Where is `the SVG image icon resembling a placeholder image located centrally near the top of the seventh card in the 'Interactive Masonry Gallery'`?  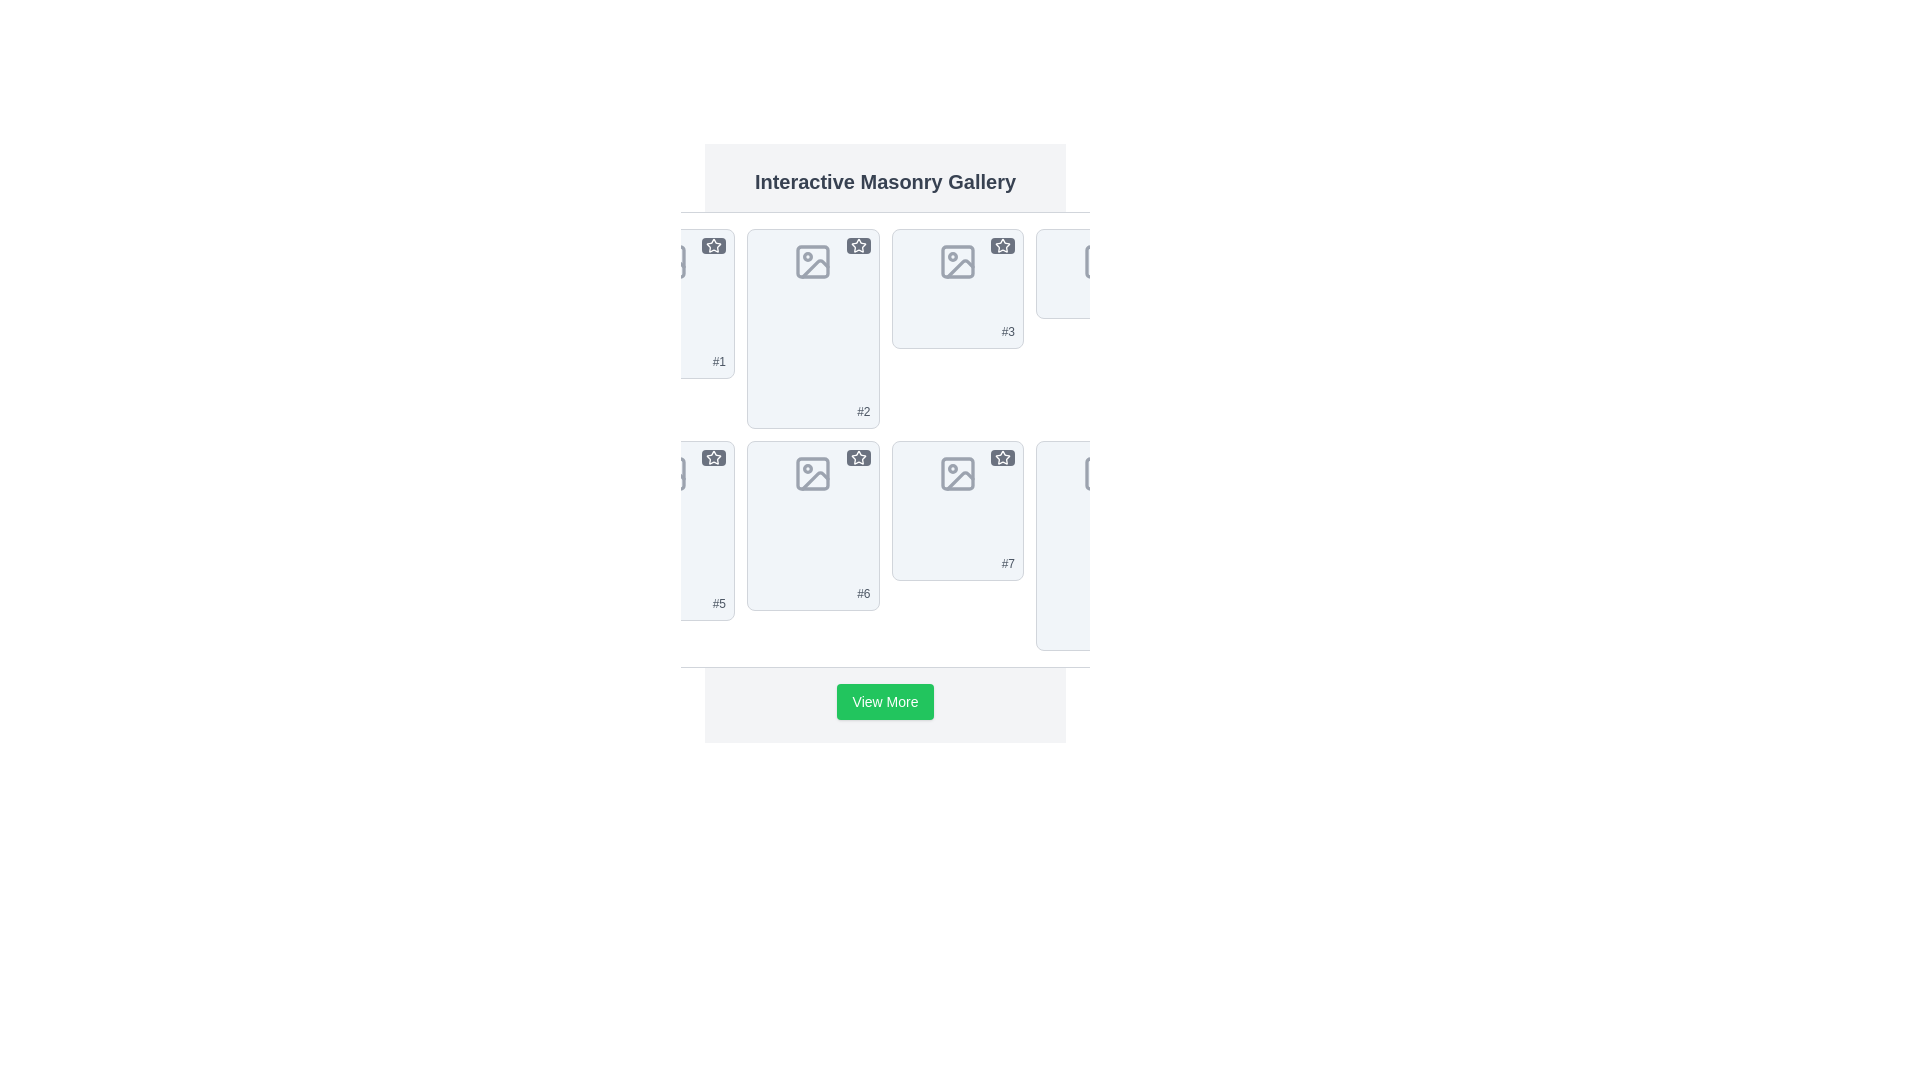 the SVG image icon resembling a placeholder image located centrally near the top of the seventh card in the 'Interactive Masonry Gallery' is located at coordinates (956, 474).